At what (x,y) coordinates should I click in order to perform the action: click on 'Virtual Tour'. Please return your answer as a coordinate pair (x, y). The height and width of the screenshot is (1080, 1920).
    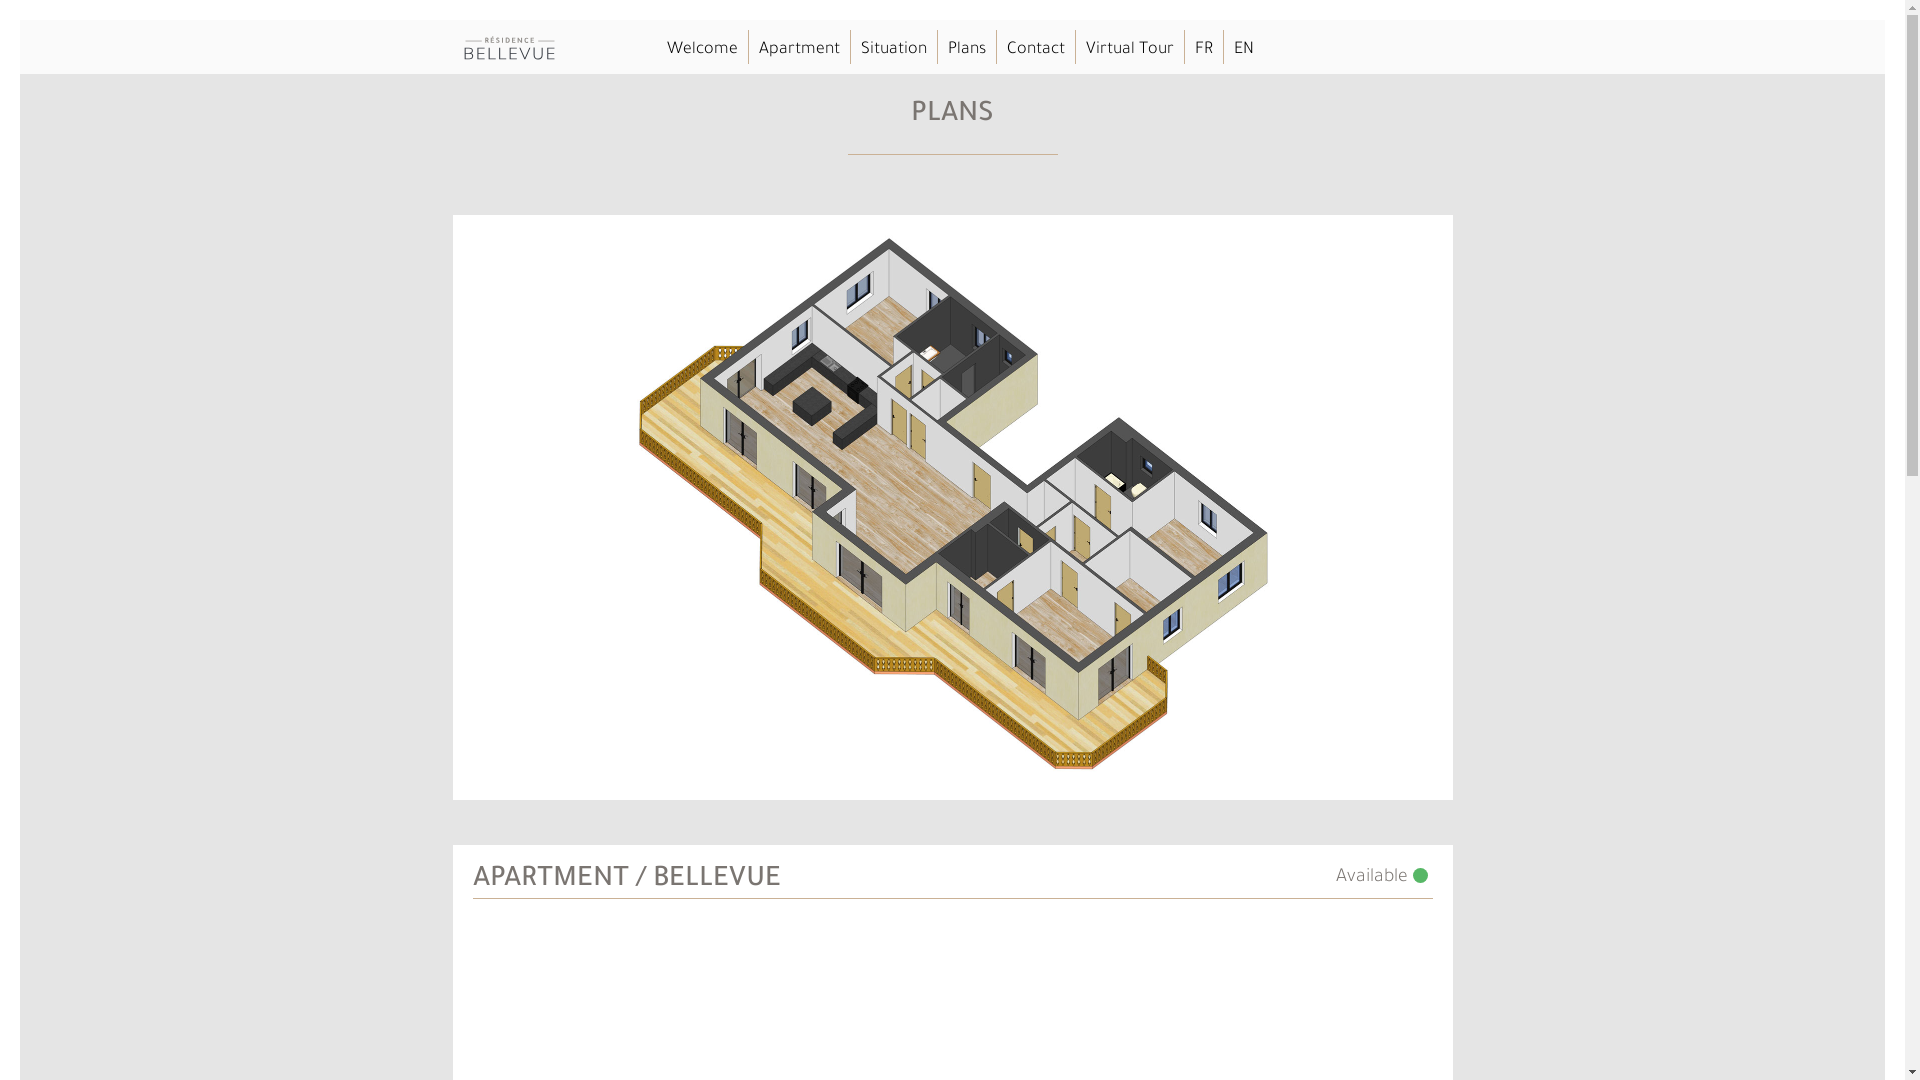
    Looking at the image, I should click on (1129, 49).